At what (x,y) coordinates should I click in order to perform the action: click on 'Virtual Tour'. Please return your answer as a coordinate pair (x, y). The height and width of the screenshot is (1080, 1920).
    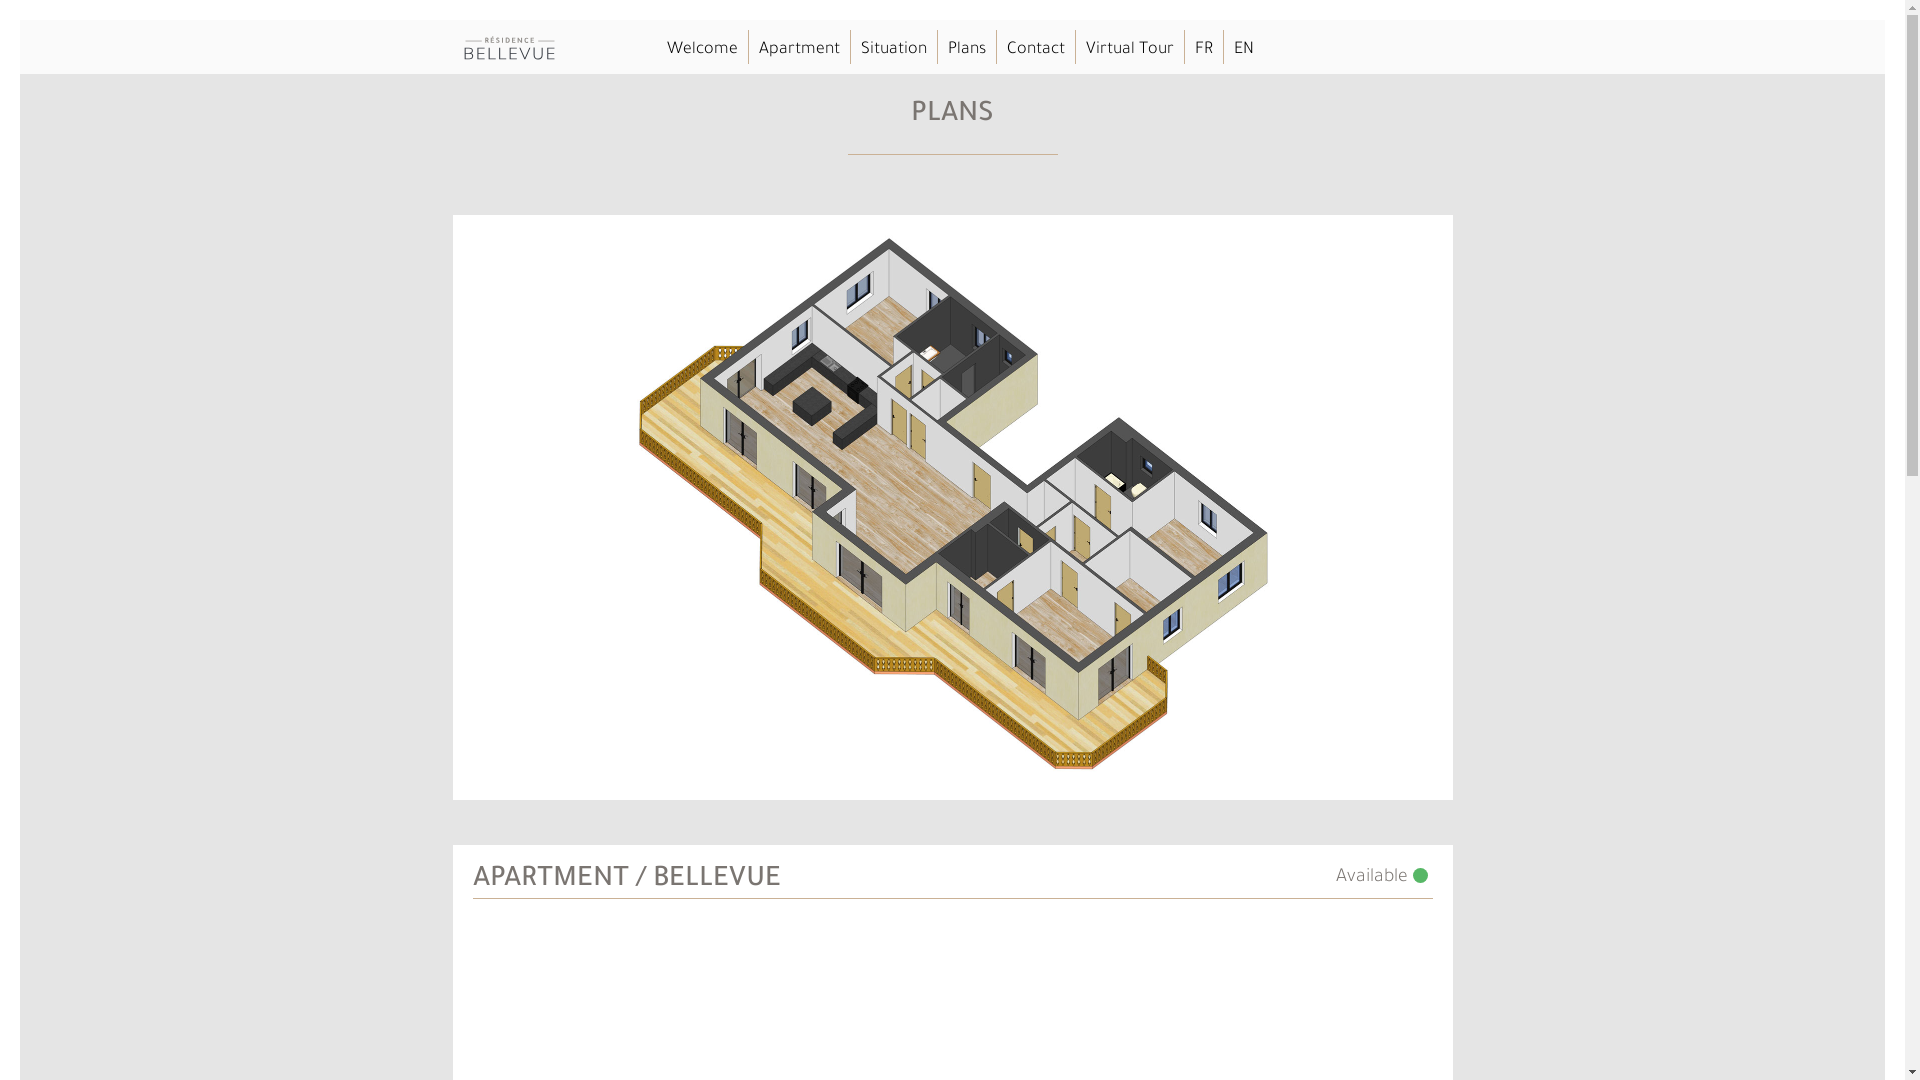
    Looking at the image, I should click on (1129, 49).